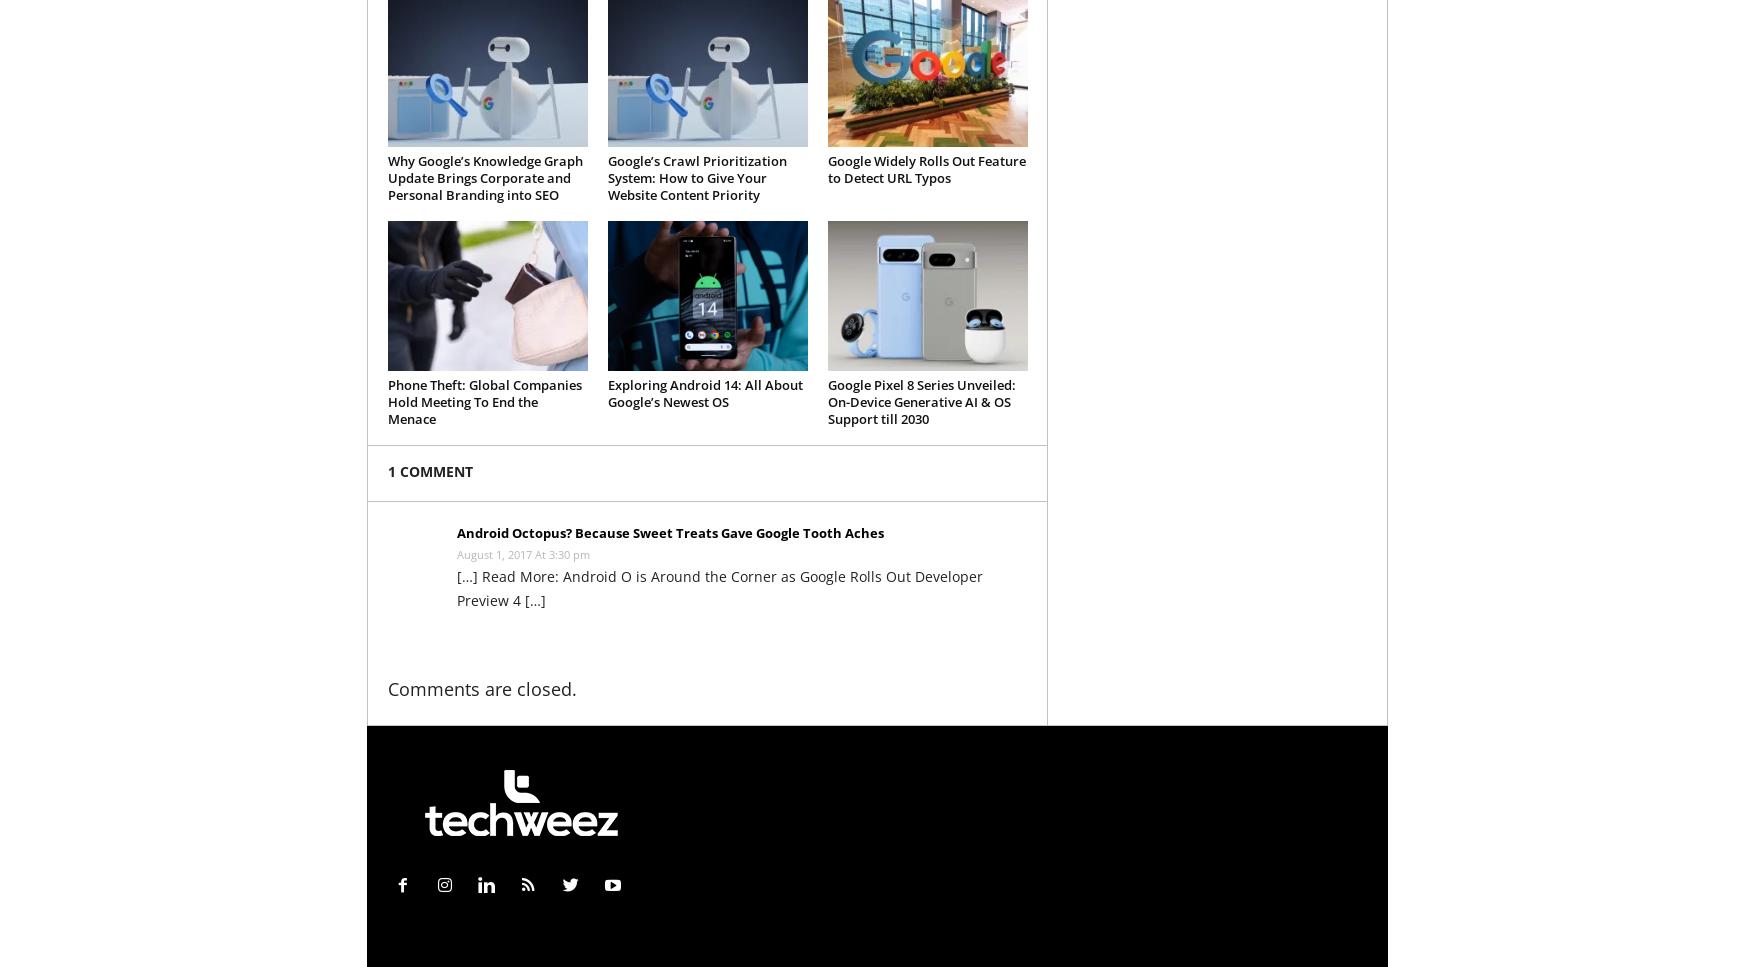 Image resolution: width=1754 pixels, height=967 pixels. What do you see at coordinates (718, 587) in the screenshot?
I see `'[…] Read More: Android O is Around the Corner as Google Rolls Out Developer Preview 4 […]'` at bounding box center [718, 587].